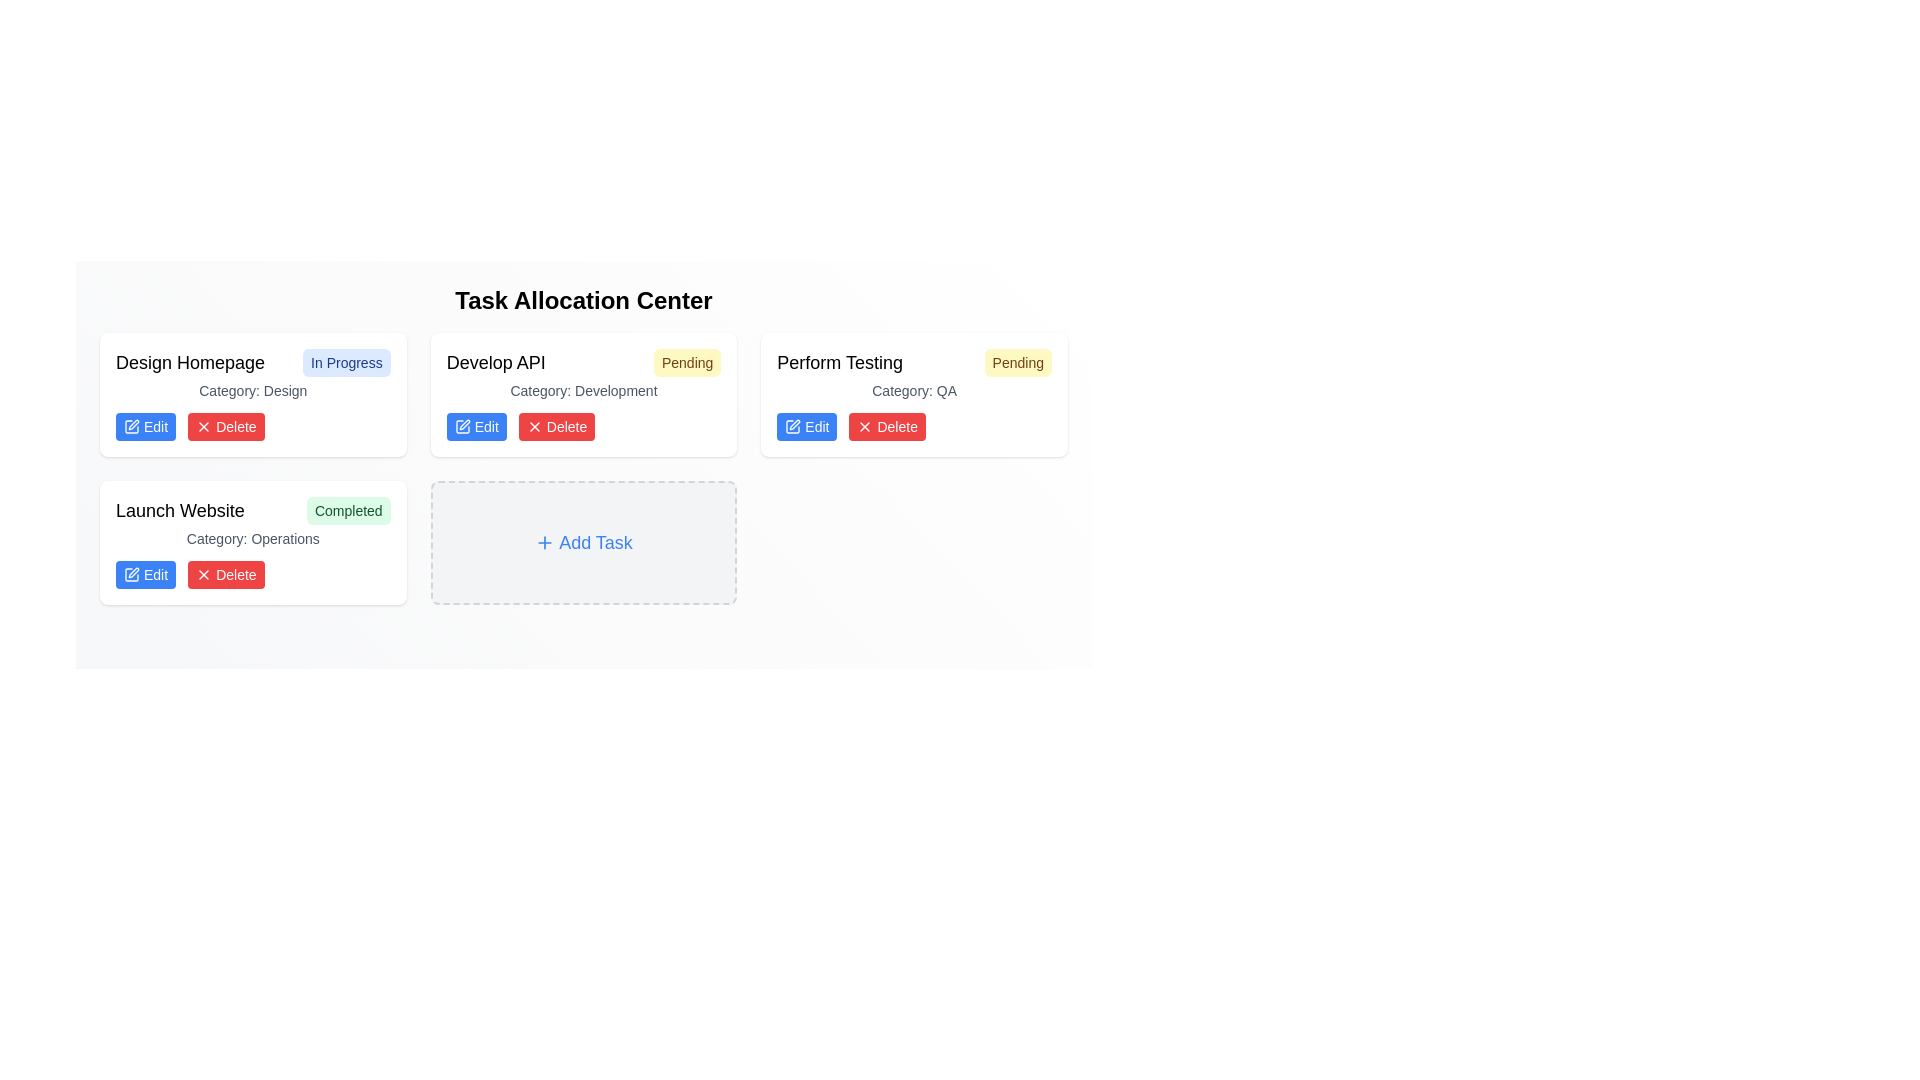 The image size is (1920, 1080). Describe the element at coordinates (1018, 362) in the screenshot. I see `the rectangular badge-like component with a light yellow background and the text 'Pending' in a bold, dark yellow font, located in the upper right corner of the 'Perform Testing' task card` at that location.